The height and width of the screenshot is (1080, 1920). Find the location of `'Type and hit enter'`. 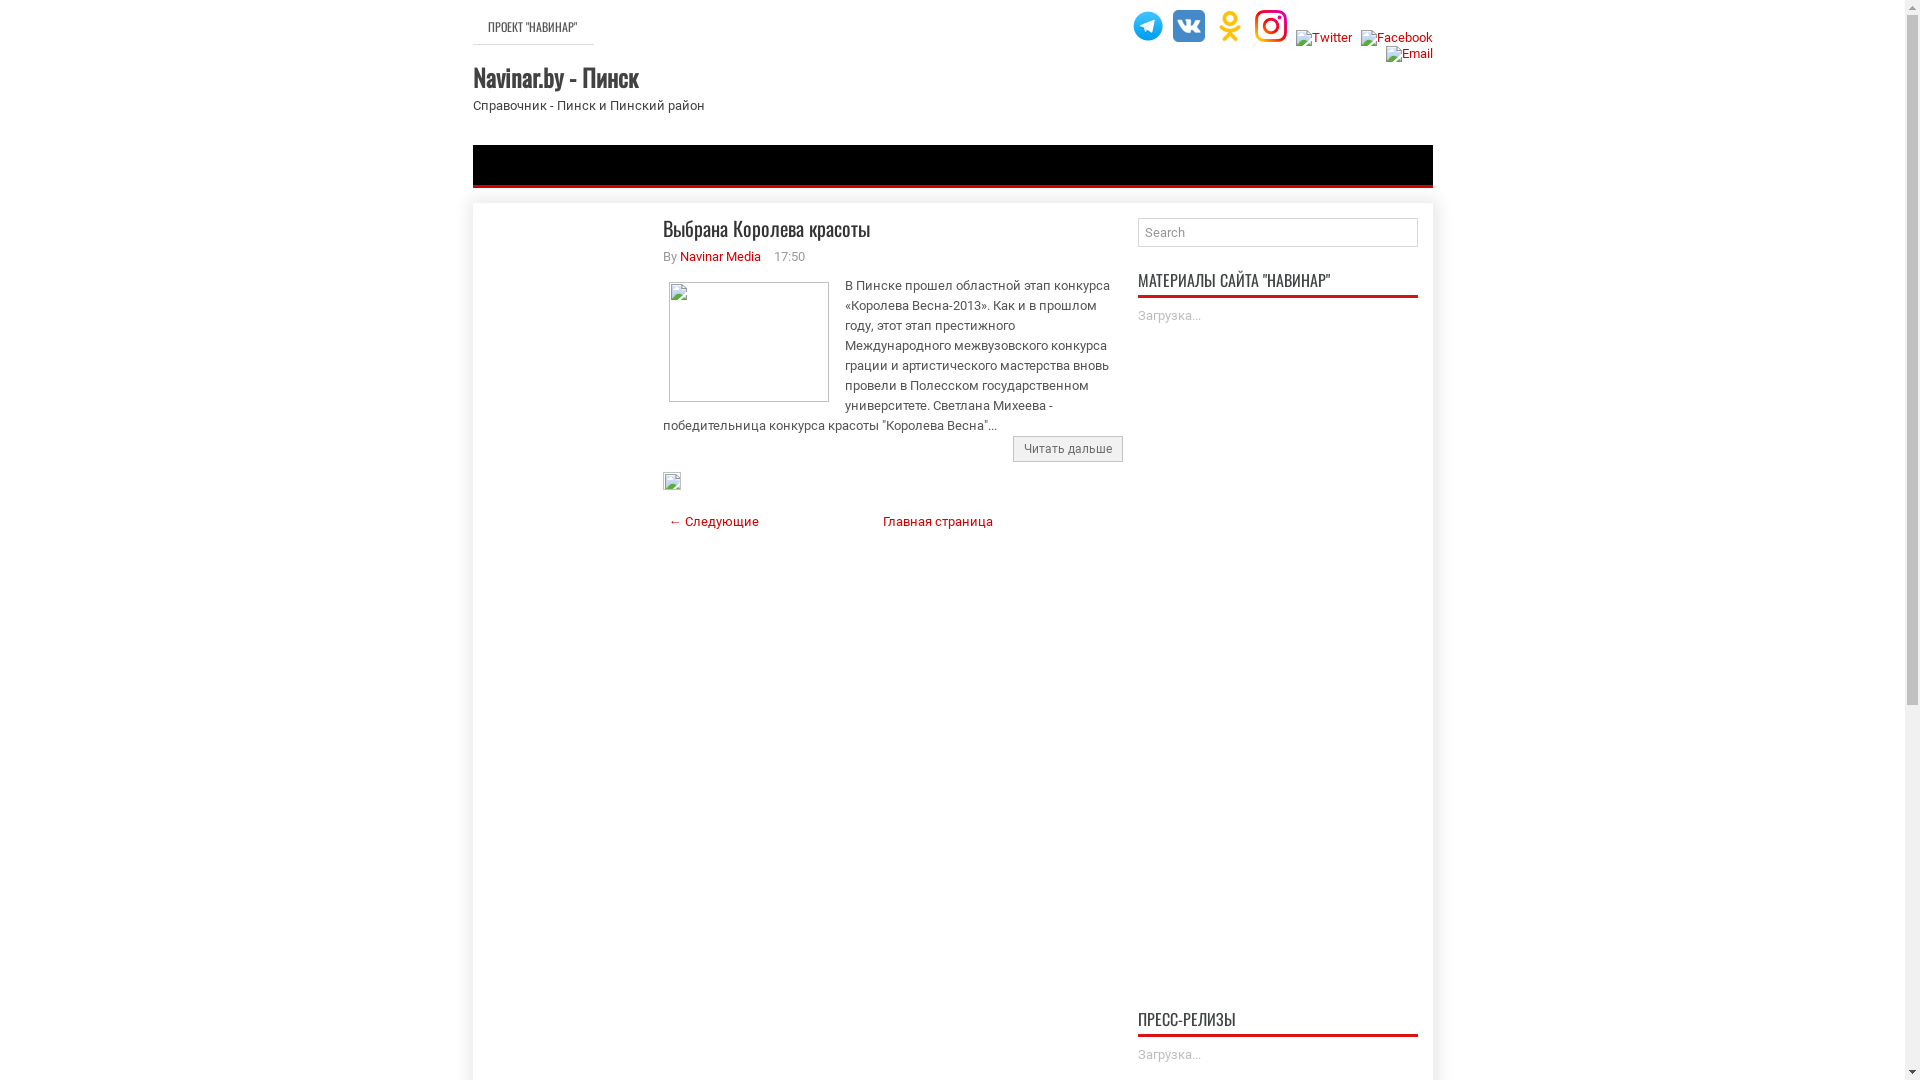

'Type and hit enter' is located at coordinates (1276, 231).